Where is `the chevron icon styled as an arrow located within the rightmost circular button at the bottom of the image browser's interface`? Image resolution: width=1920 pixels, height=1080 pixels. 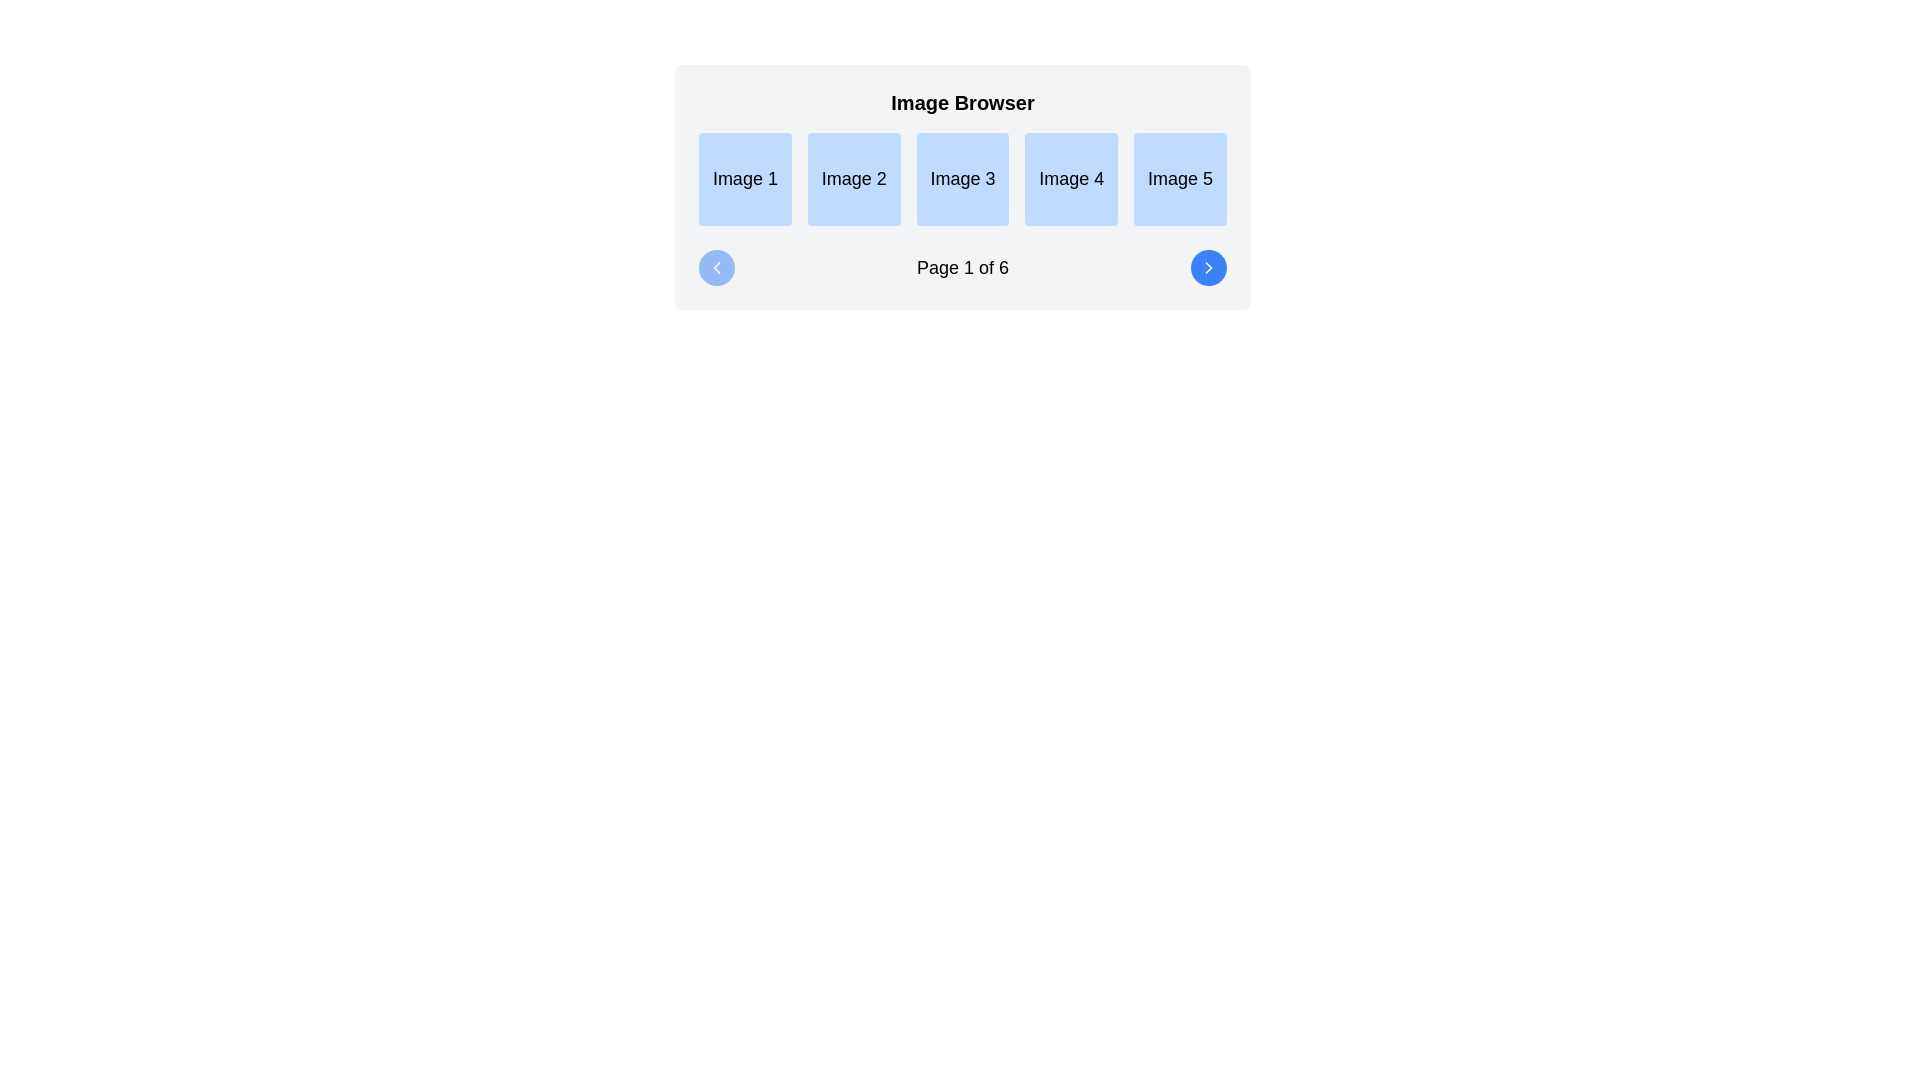
the chevron icon styled as an arrow located within the rightmost circular button at the bottom of the image browser's interface is located at coordinates (1208, 265).